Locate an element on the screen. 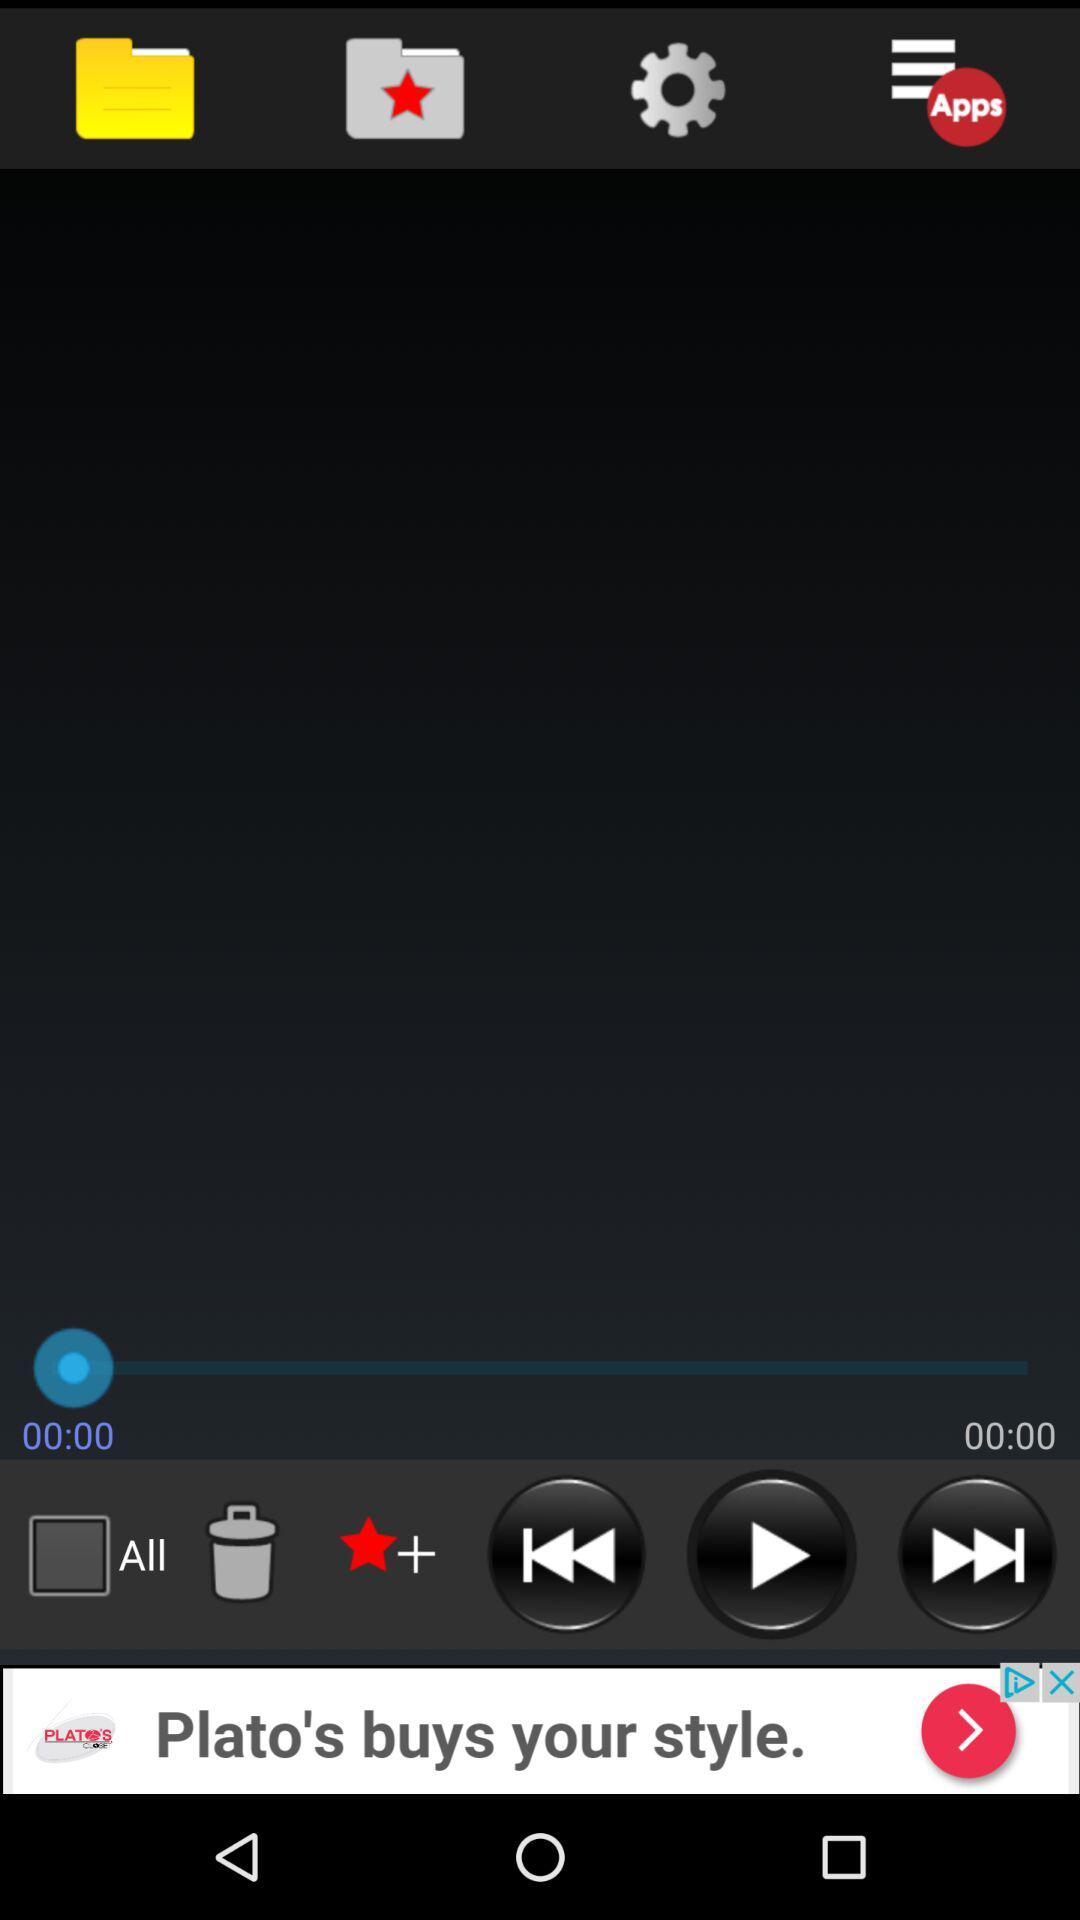 The height and width of the screenshot is (1920, 1080). put in trash is located at coordinates (240, 1553).